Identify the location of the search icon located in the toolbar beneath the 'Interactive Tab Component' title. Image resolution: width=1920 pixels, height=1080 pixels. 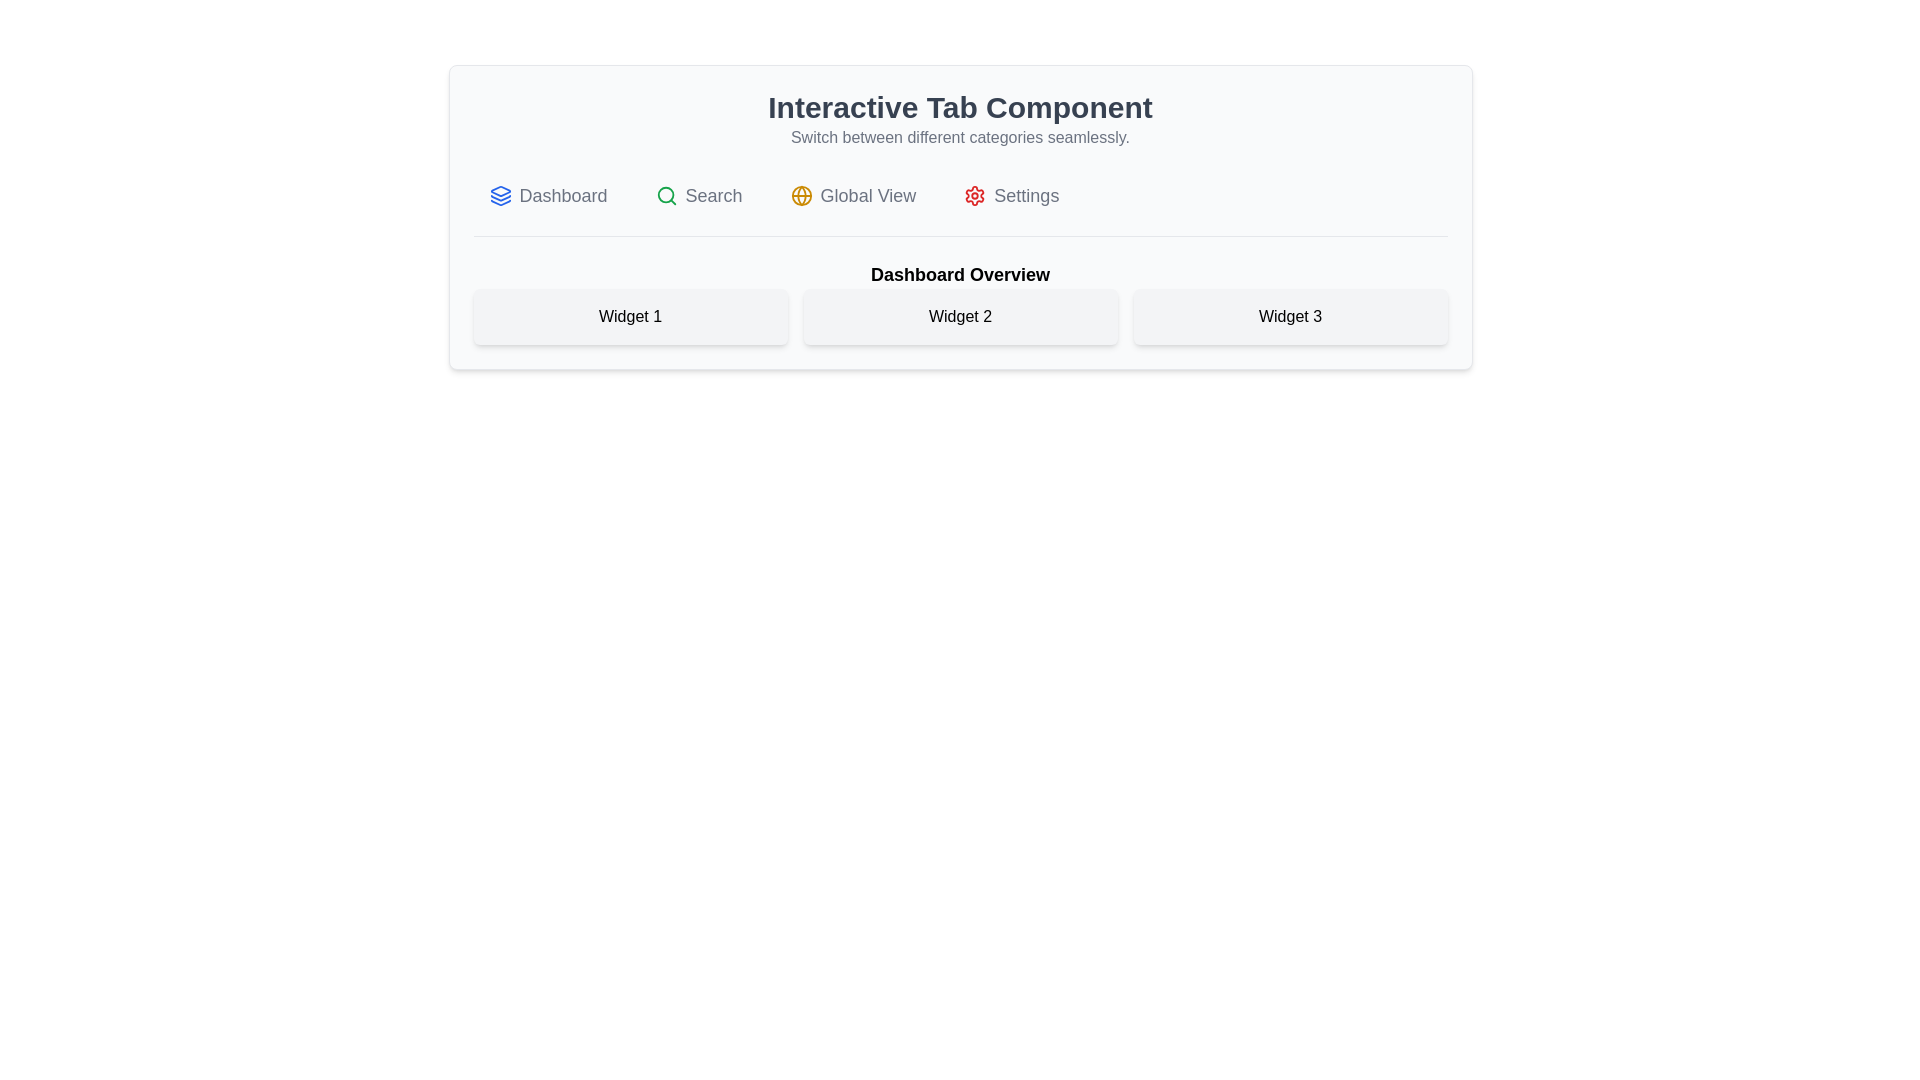
(666, 196).